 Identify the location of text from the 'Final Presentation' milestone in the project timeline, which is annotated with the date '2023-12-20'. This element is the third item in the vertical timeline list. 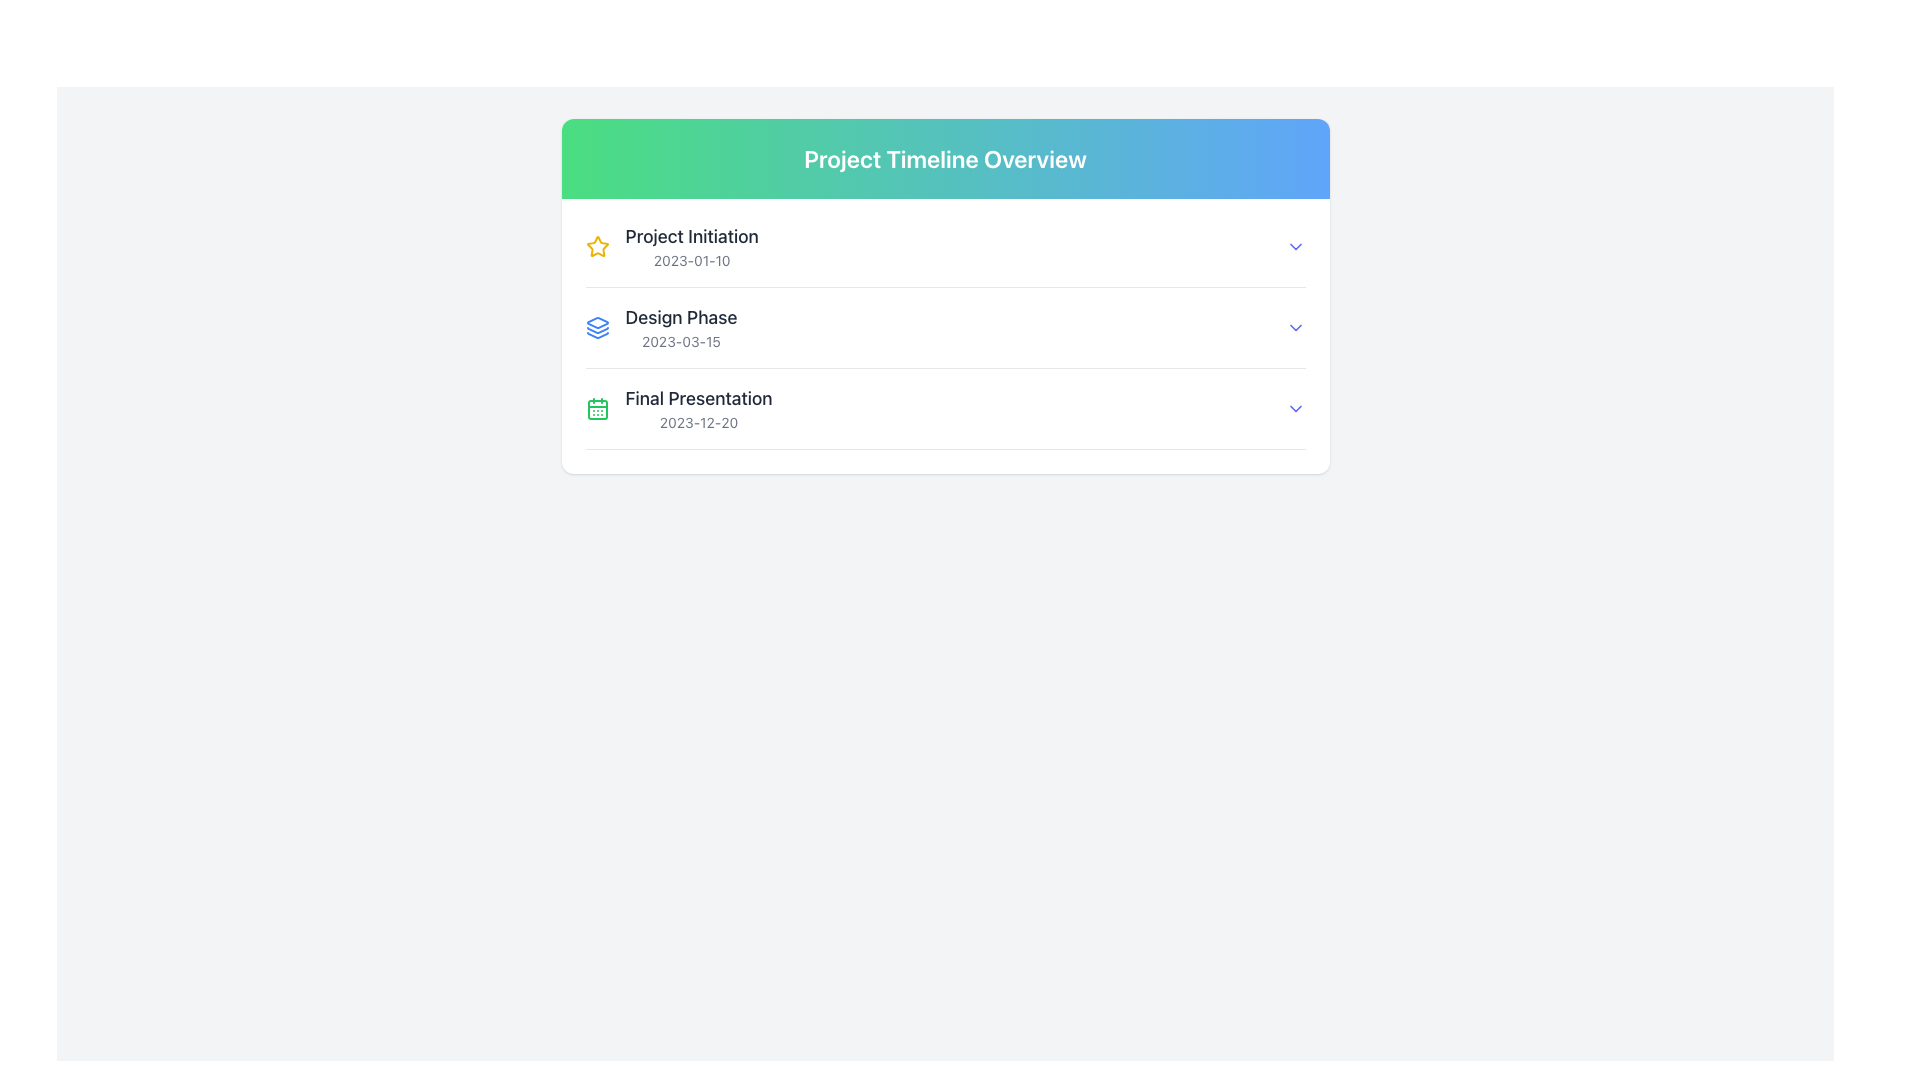
(699, 407).